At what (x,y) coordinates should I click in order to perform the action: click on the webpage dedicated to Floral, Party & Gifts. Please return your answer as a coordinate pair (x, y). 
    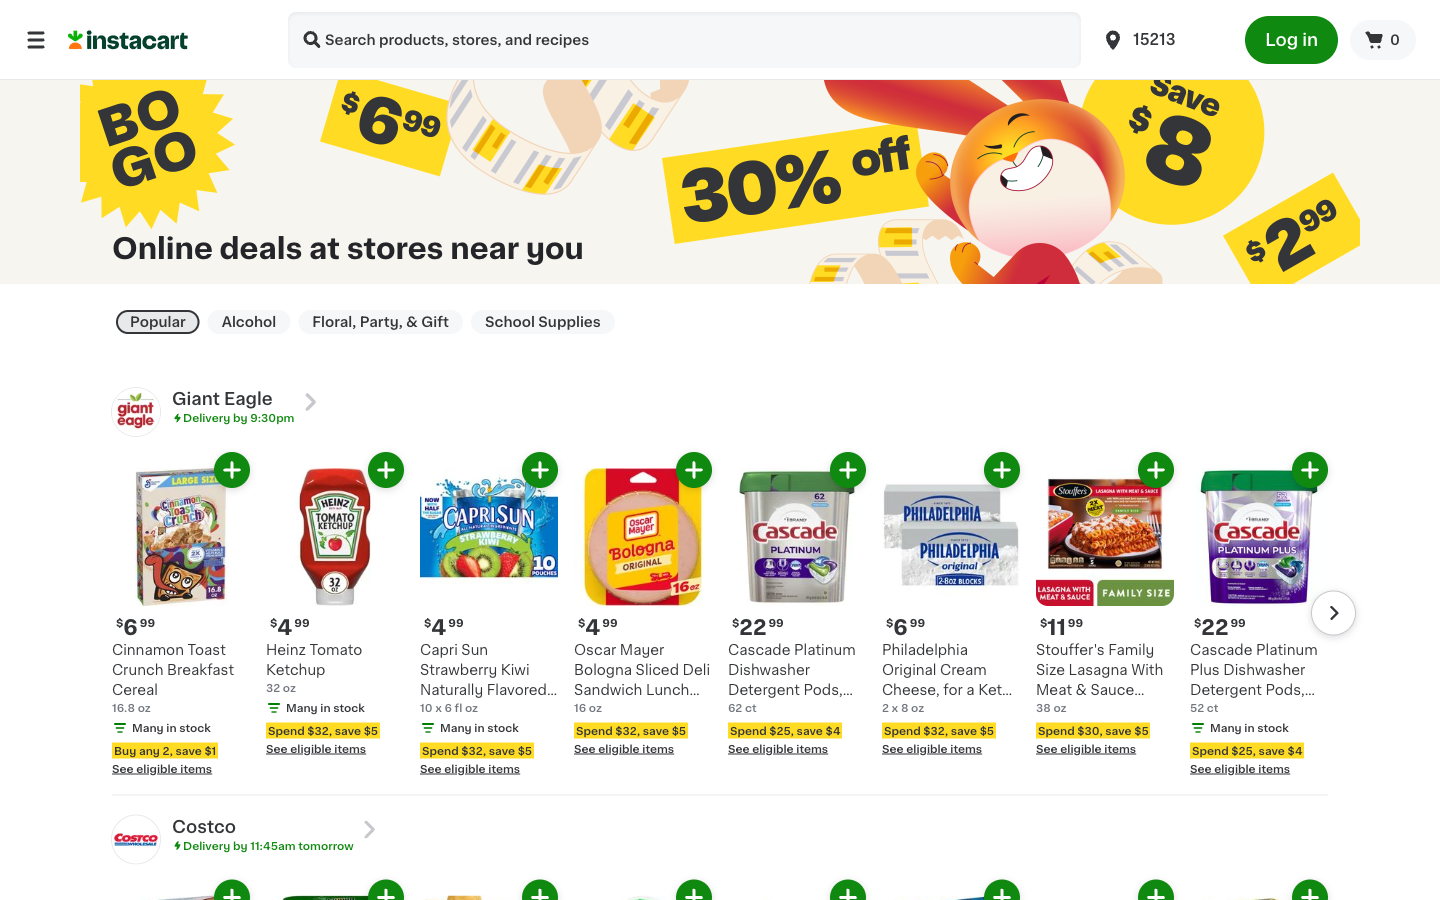
    Looking at the image, I should click on (379, 321).